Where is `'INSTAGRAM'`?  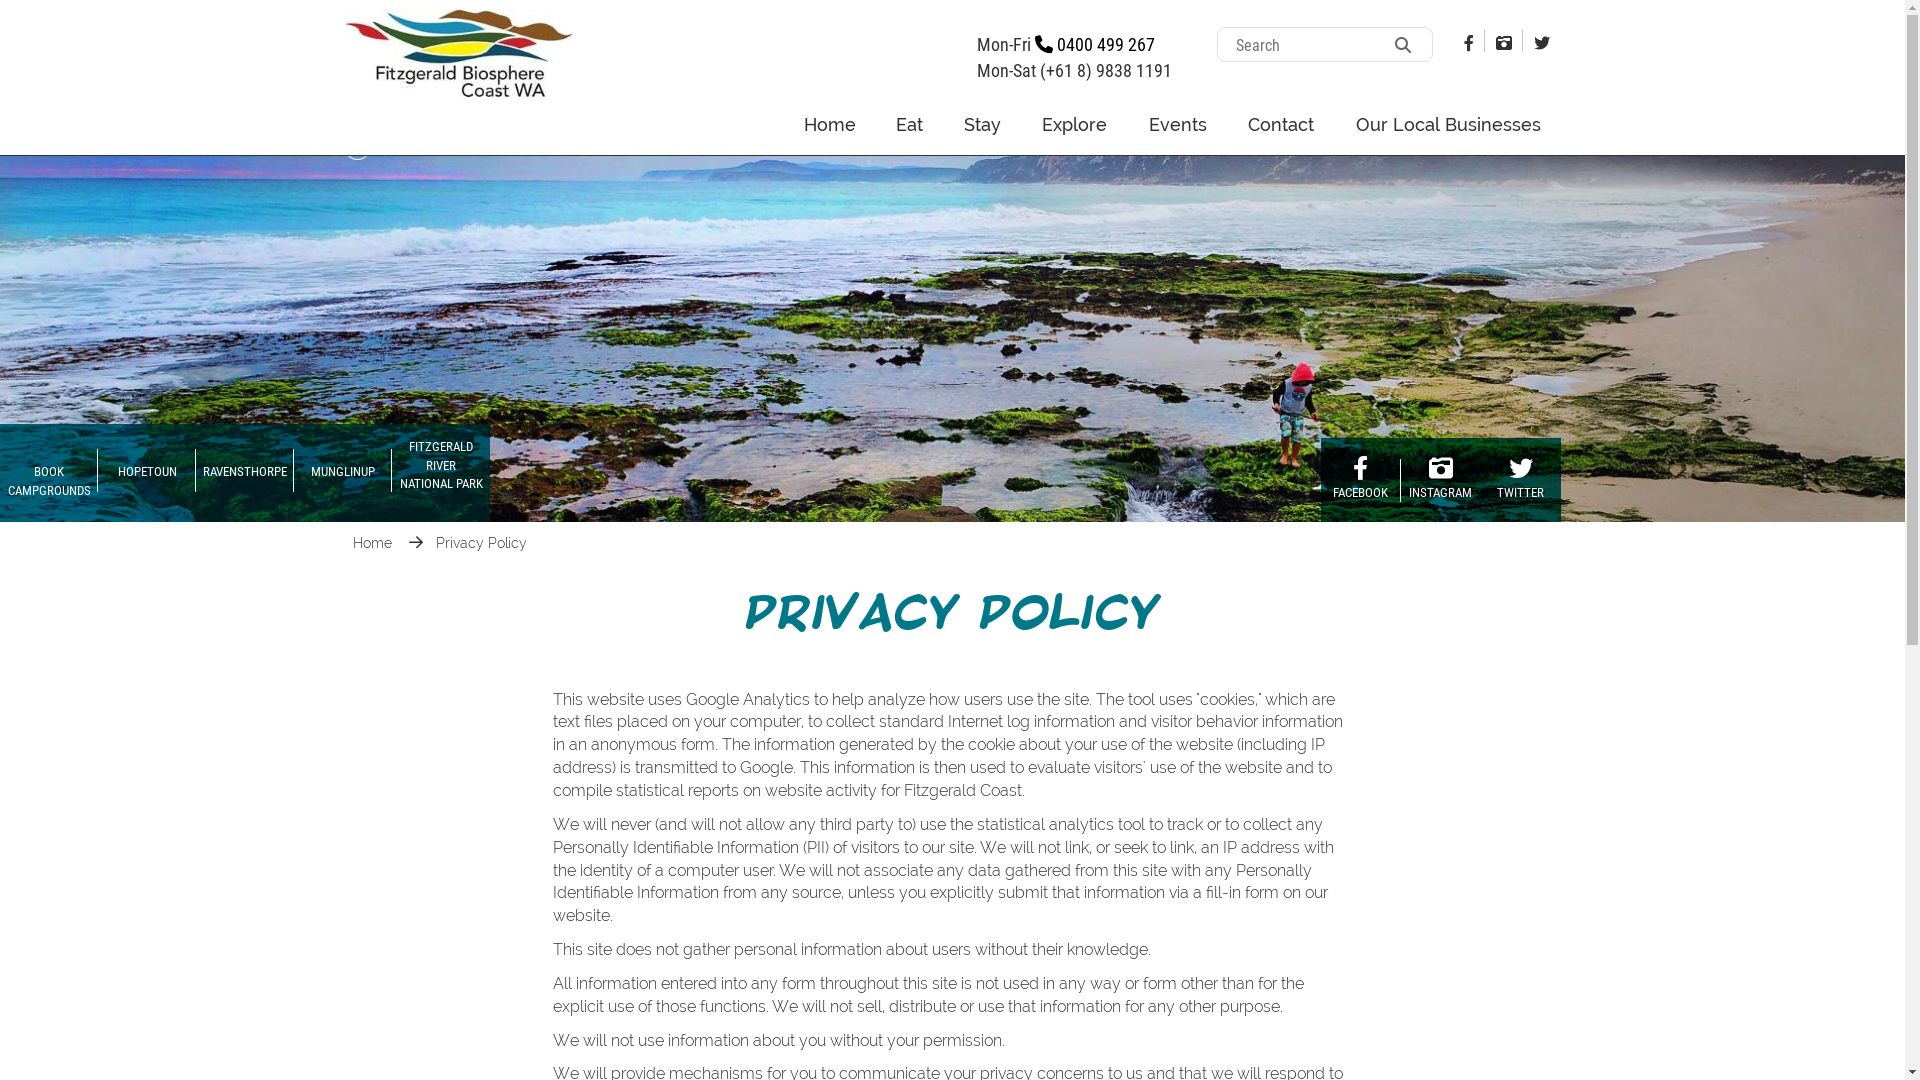 'INSTAGRAM' is located at coordinates (1440, 479).